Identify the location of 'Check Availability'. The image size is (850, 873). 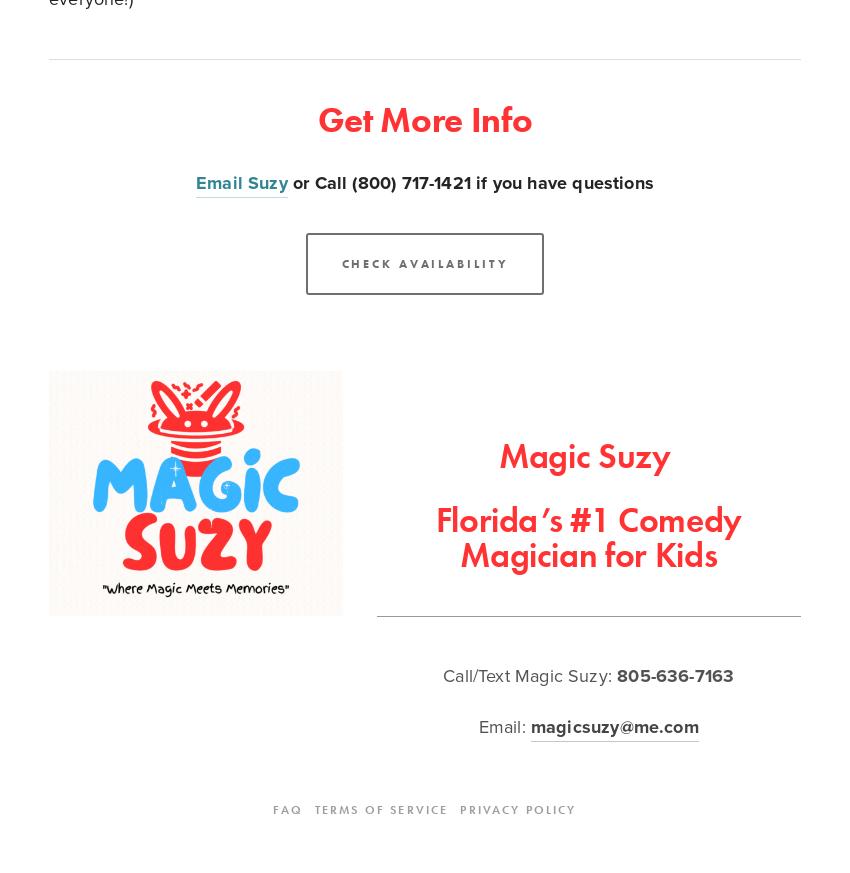
(424, 263).